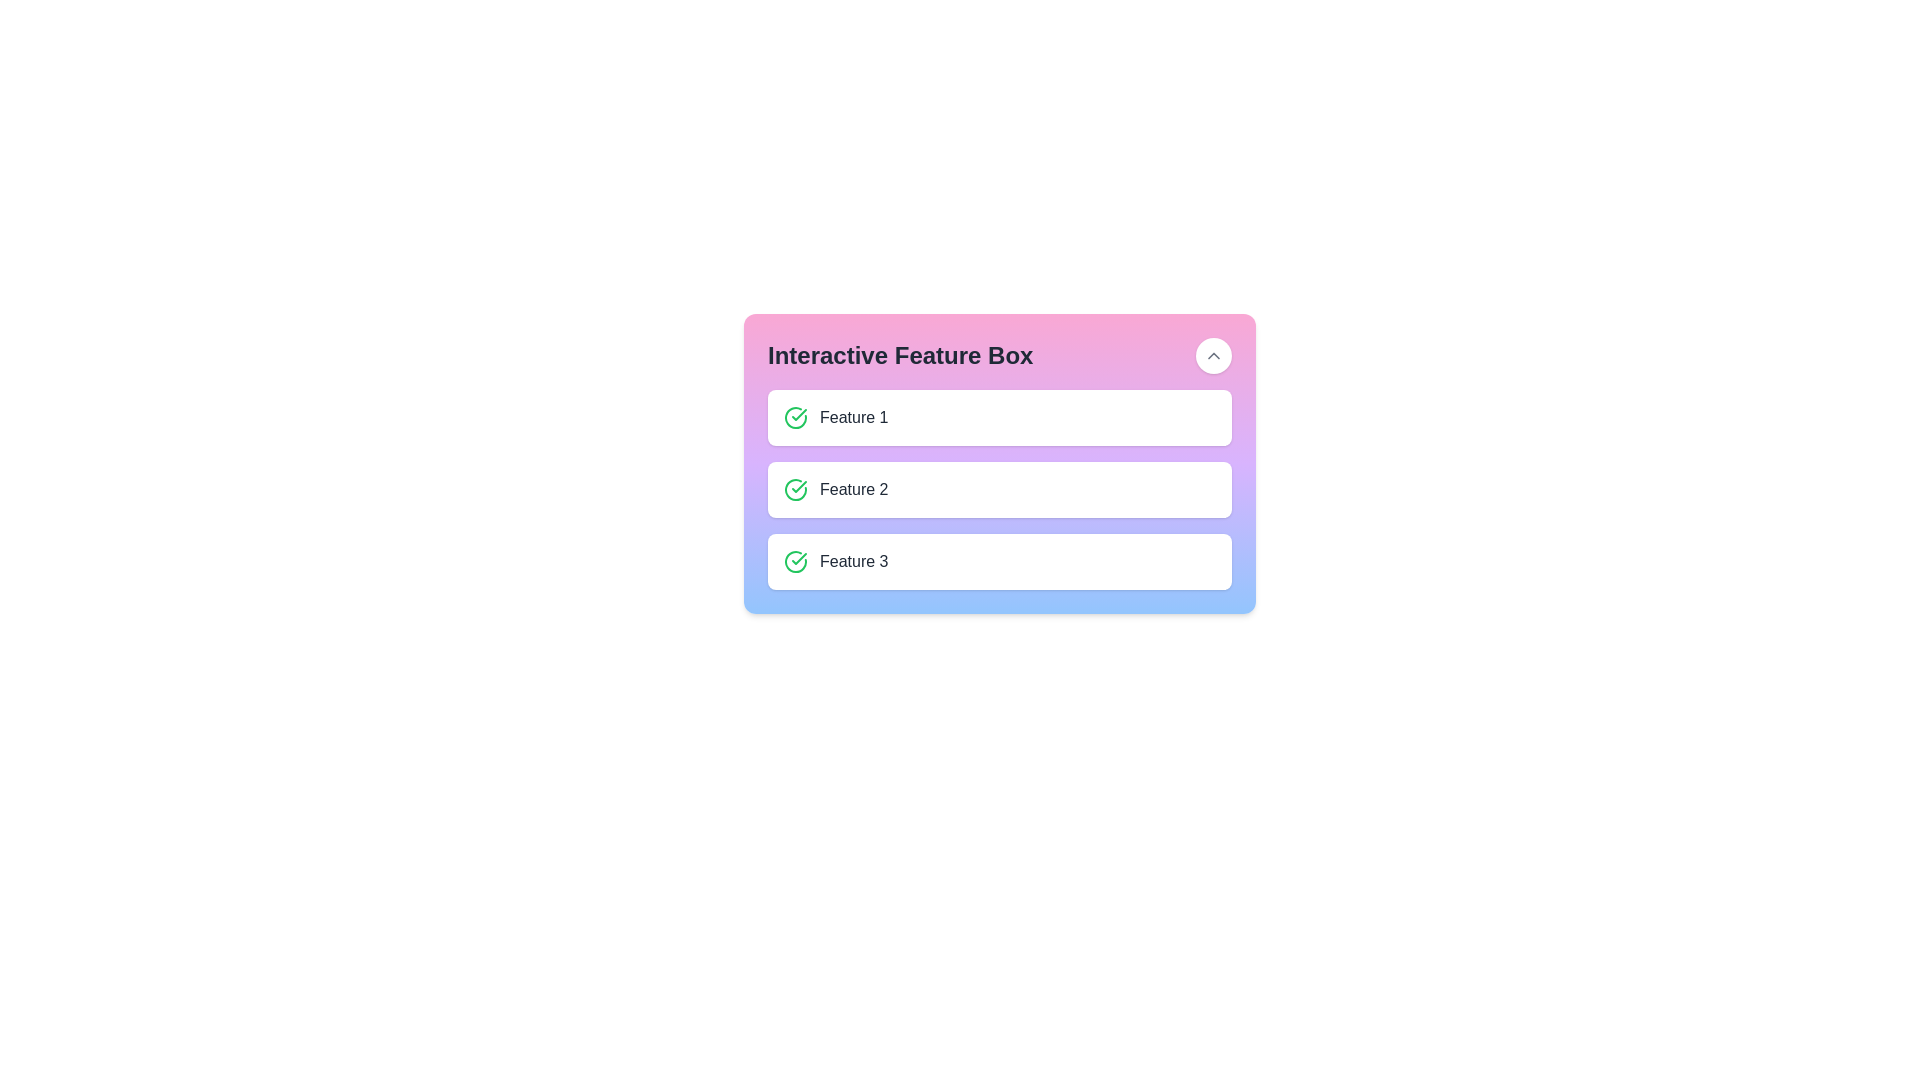 This screenshot has width=1920, height=1080. I want to click on the green circular icon with a checkmark inside, which is located to the left of the 'Feature 1' label in the 'Interactive Feature Box', so click(795, 416).